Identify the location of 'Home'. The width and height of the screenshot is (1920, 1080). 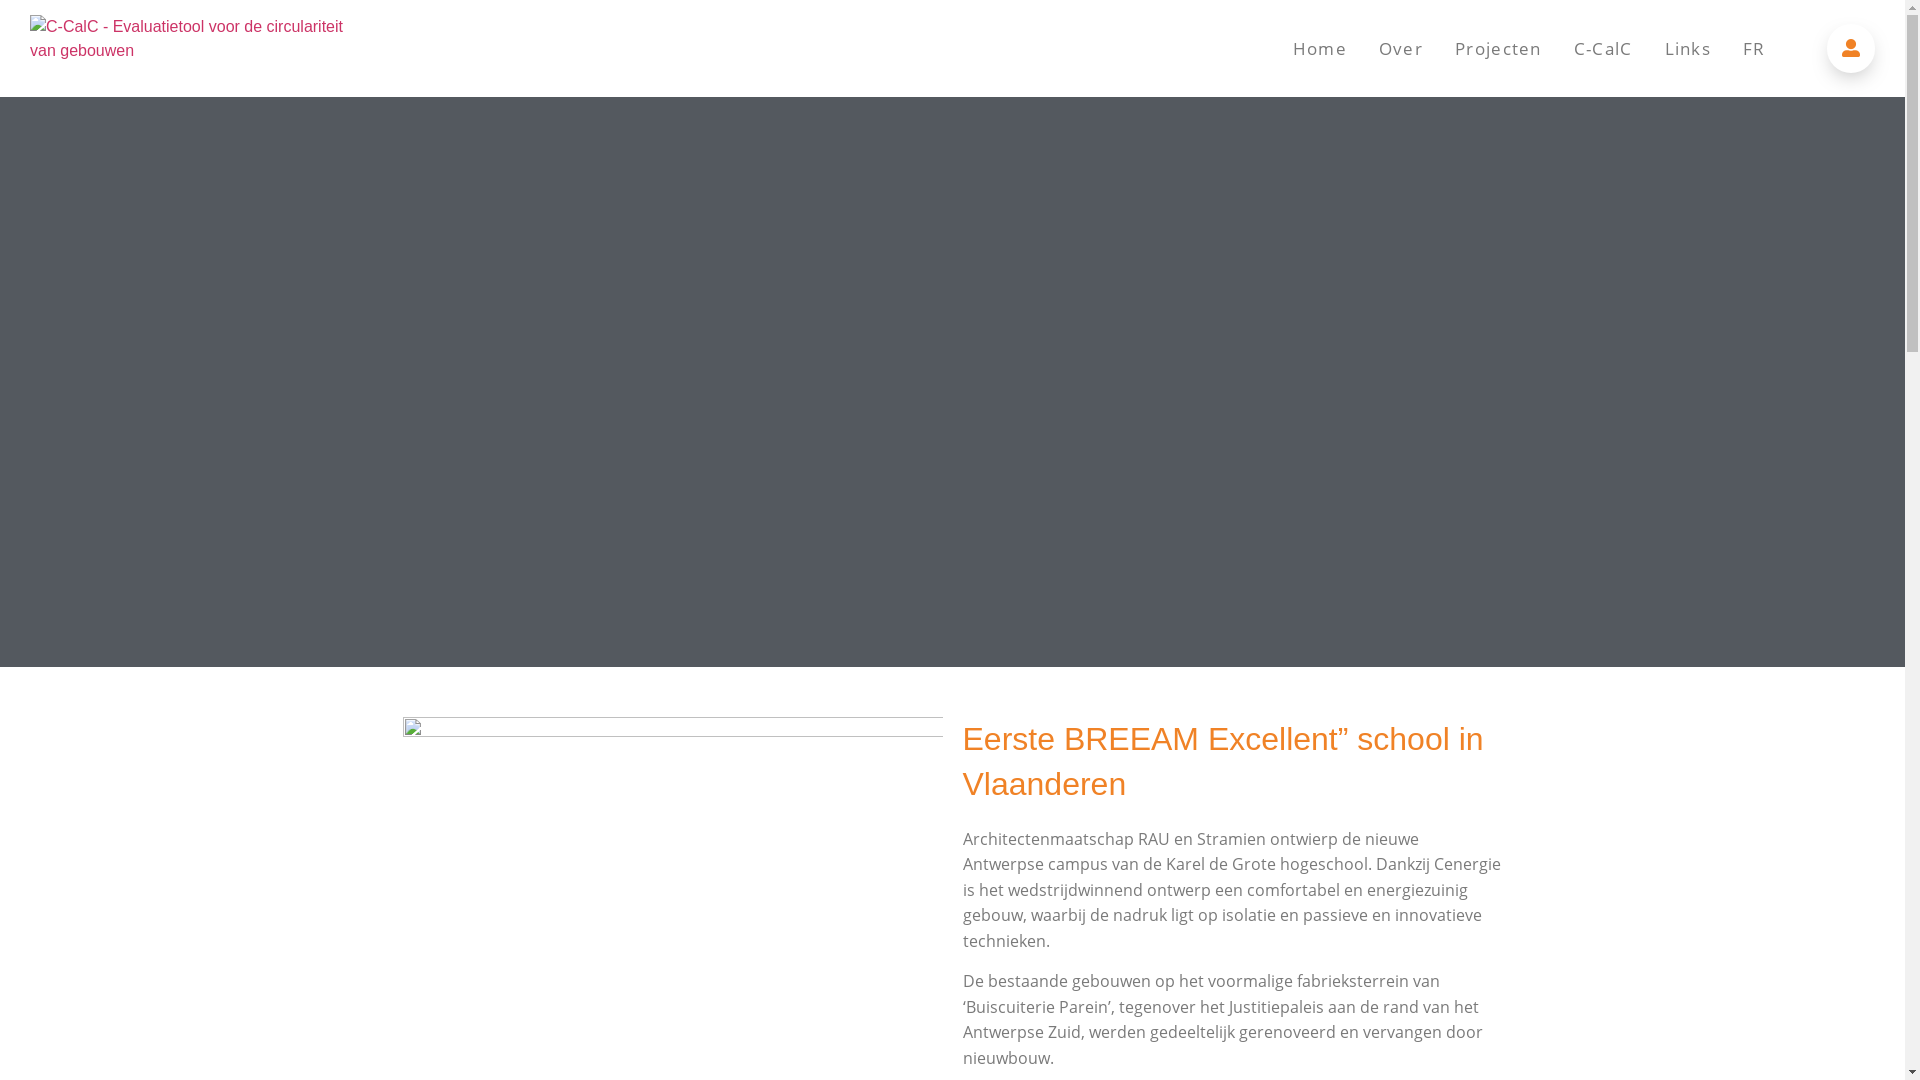
(1320, 48).